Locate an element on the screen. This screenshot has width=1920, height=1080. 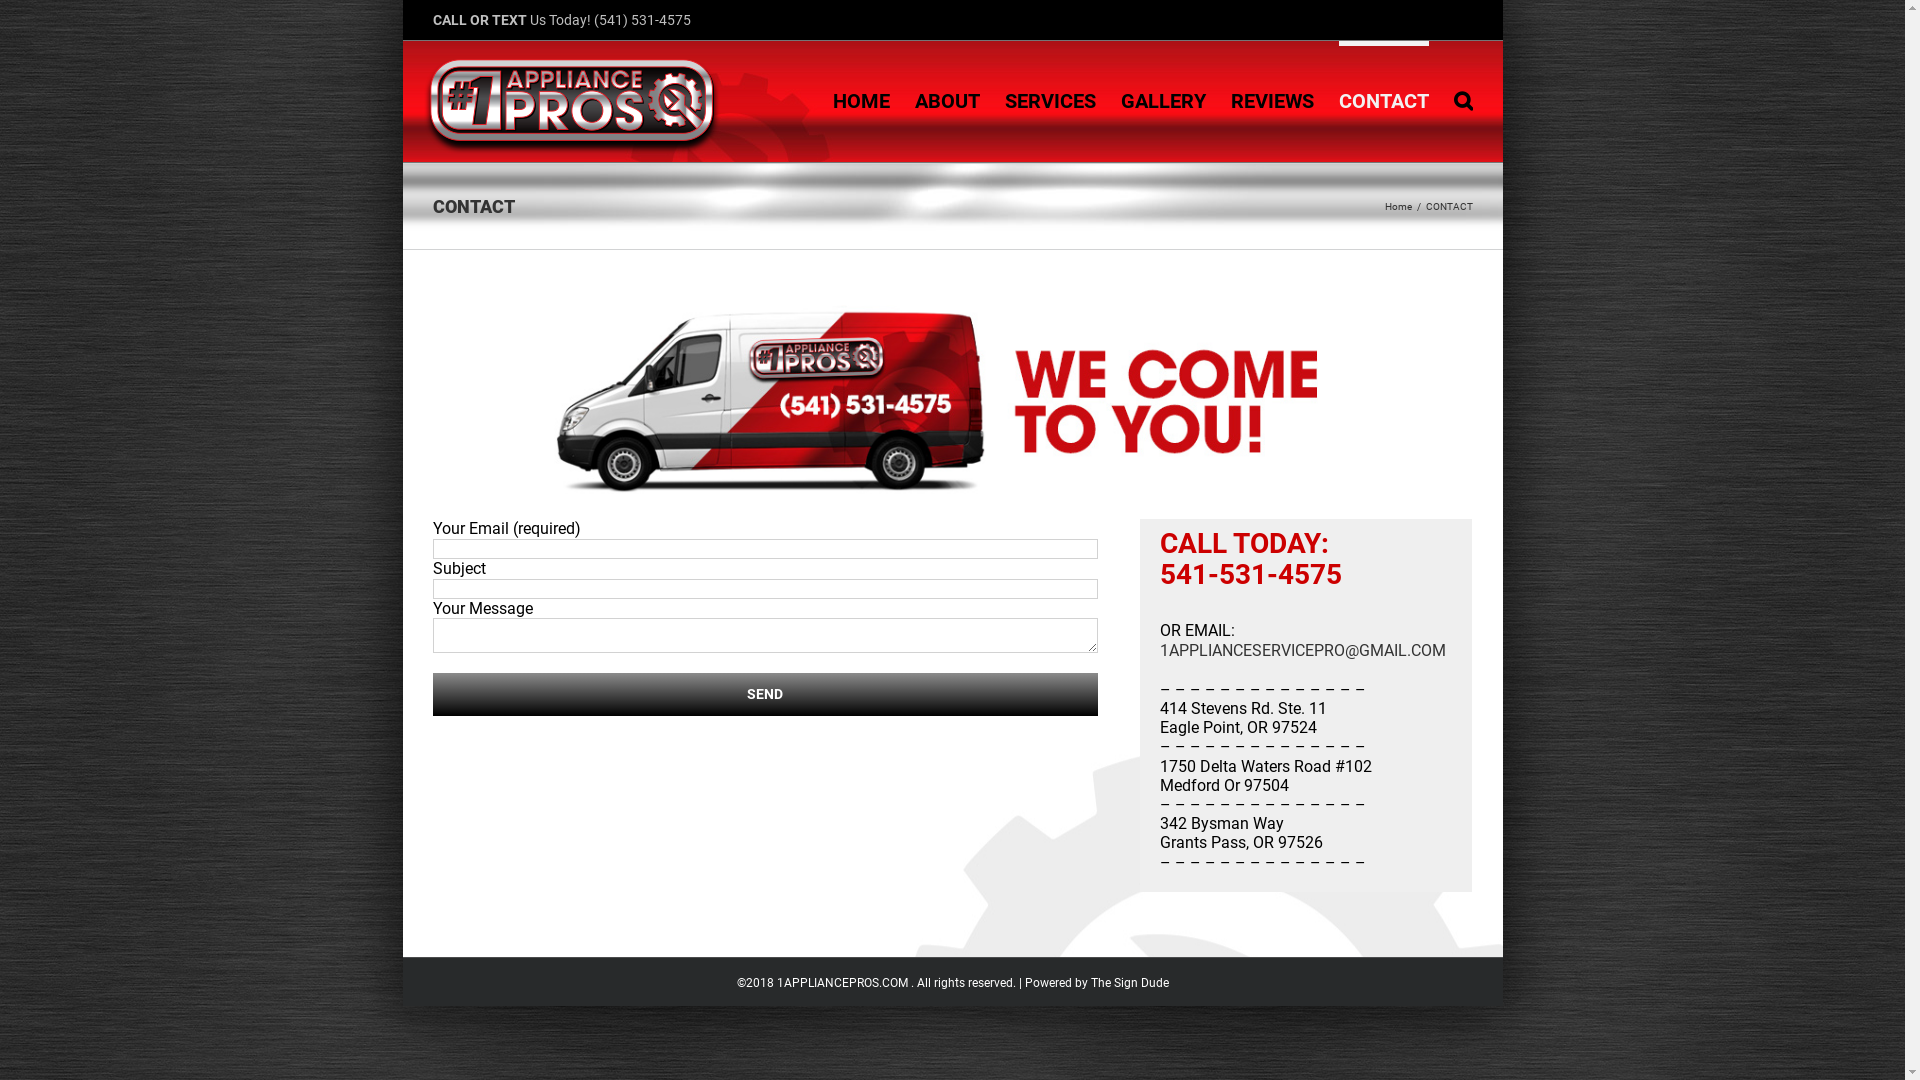
'The Sign Dude' is located at coordinates (1128, 982).